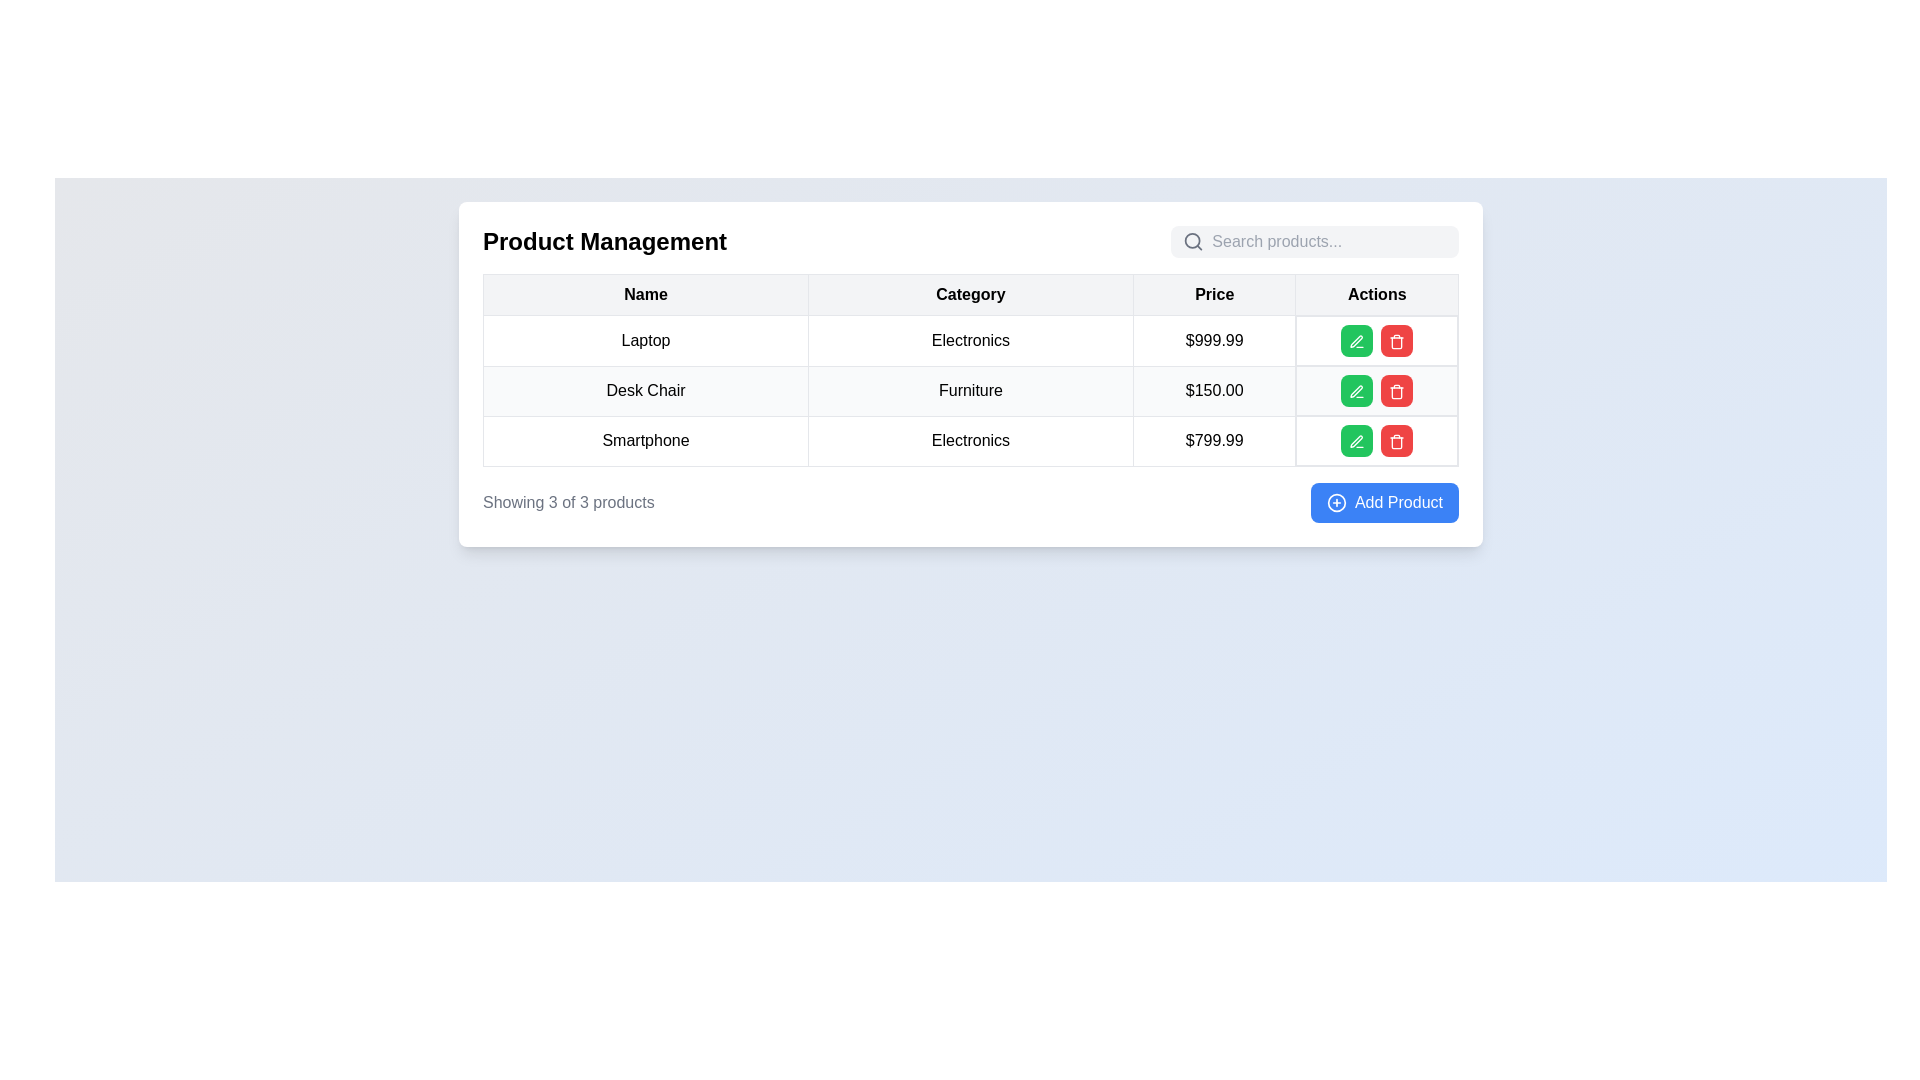 The width and height of the screenshot is (1920, 1080). Describe the element at coordinates (646, 390) in the screenshot. I see `the 'Desk Chair' text label in the product management table, which is located in the second row under the 'Name' column` at that location.